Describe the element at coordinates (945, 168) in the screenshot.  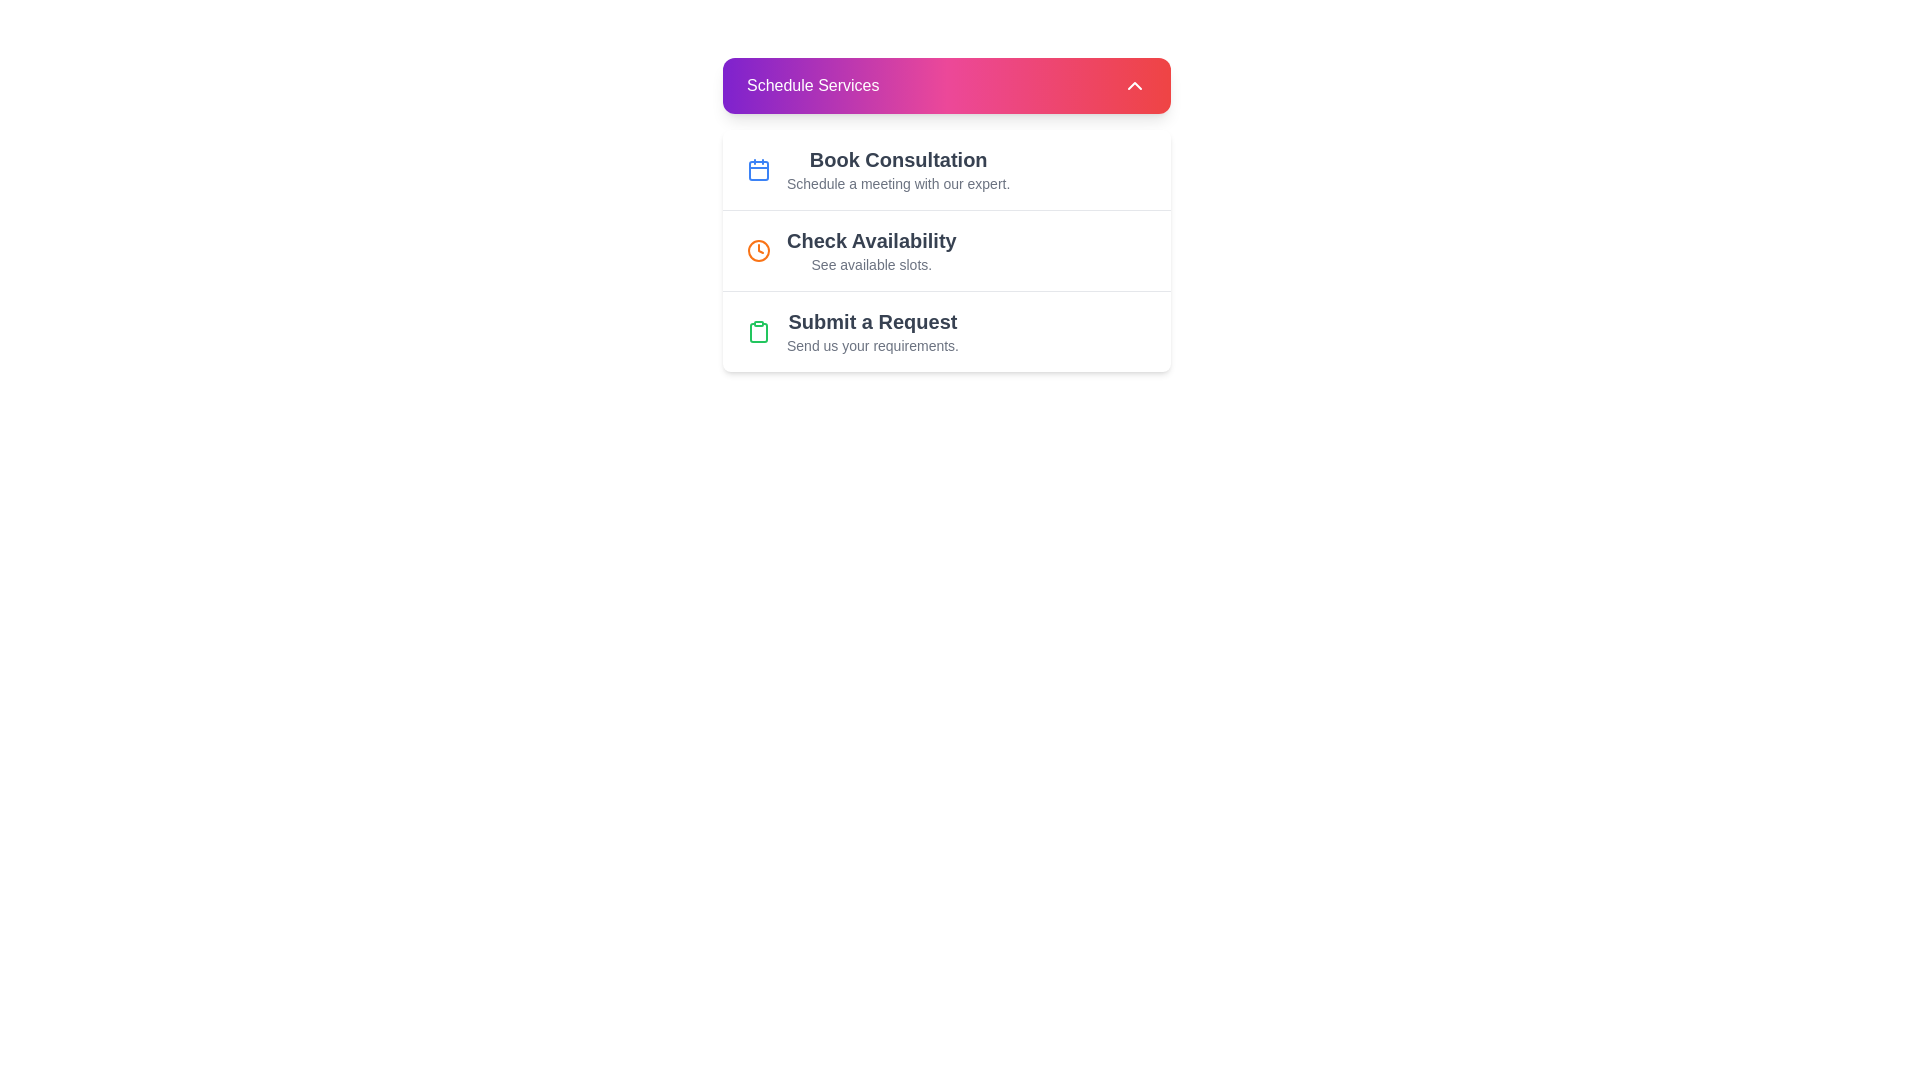
I see `the first list item labeled 'Book Consultation' which contains a blue calendar icon and larger bold text to reveal further actions` at that location.